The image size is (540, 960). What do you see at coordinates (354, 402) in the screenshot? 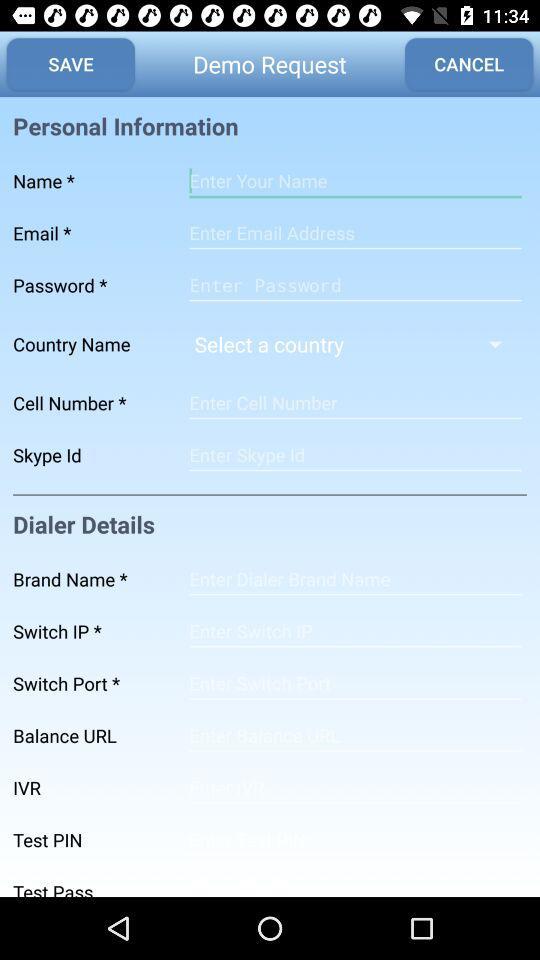
I see `screen page` at bounding box center [354, 402].